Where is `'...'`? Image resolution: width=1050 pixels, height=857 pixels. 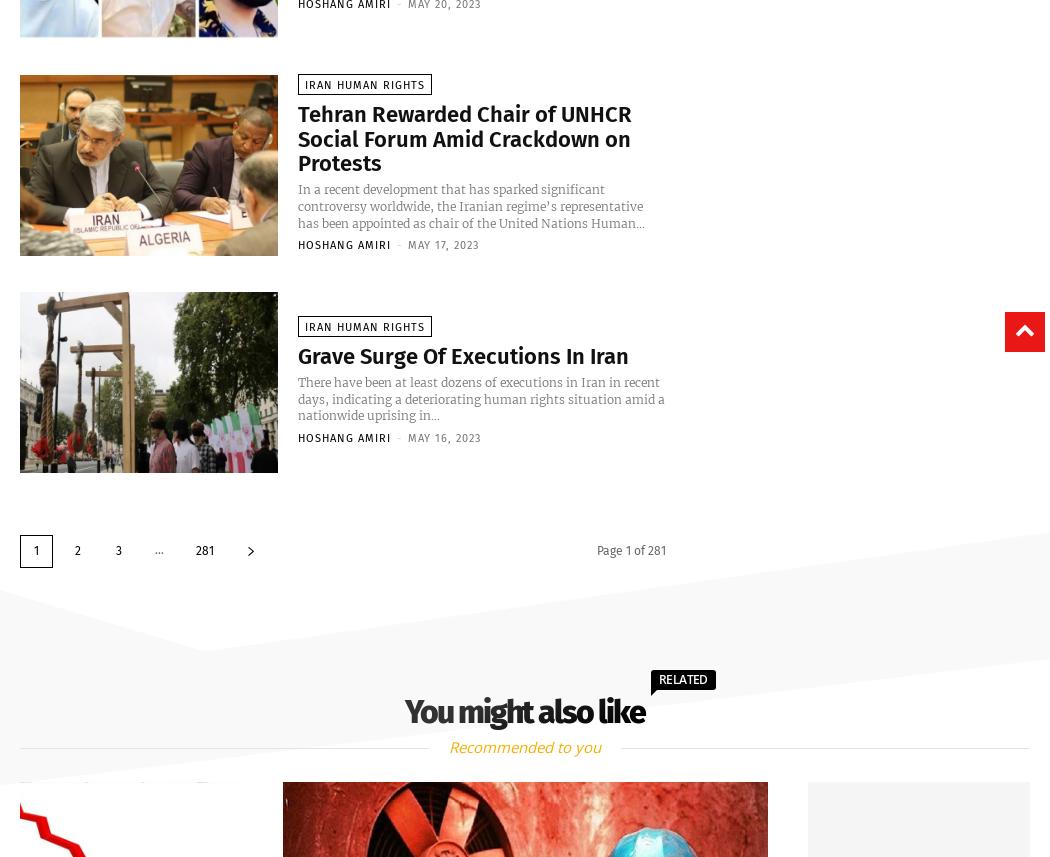
'...' is located at coordinates (159, 548).